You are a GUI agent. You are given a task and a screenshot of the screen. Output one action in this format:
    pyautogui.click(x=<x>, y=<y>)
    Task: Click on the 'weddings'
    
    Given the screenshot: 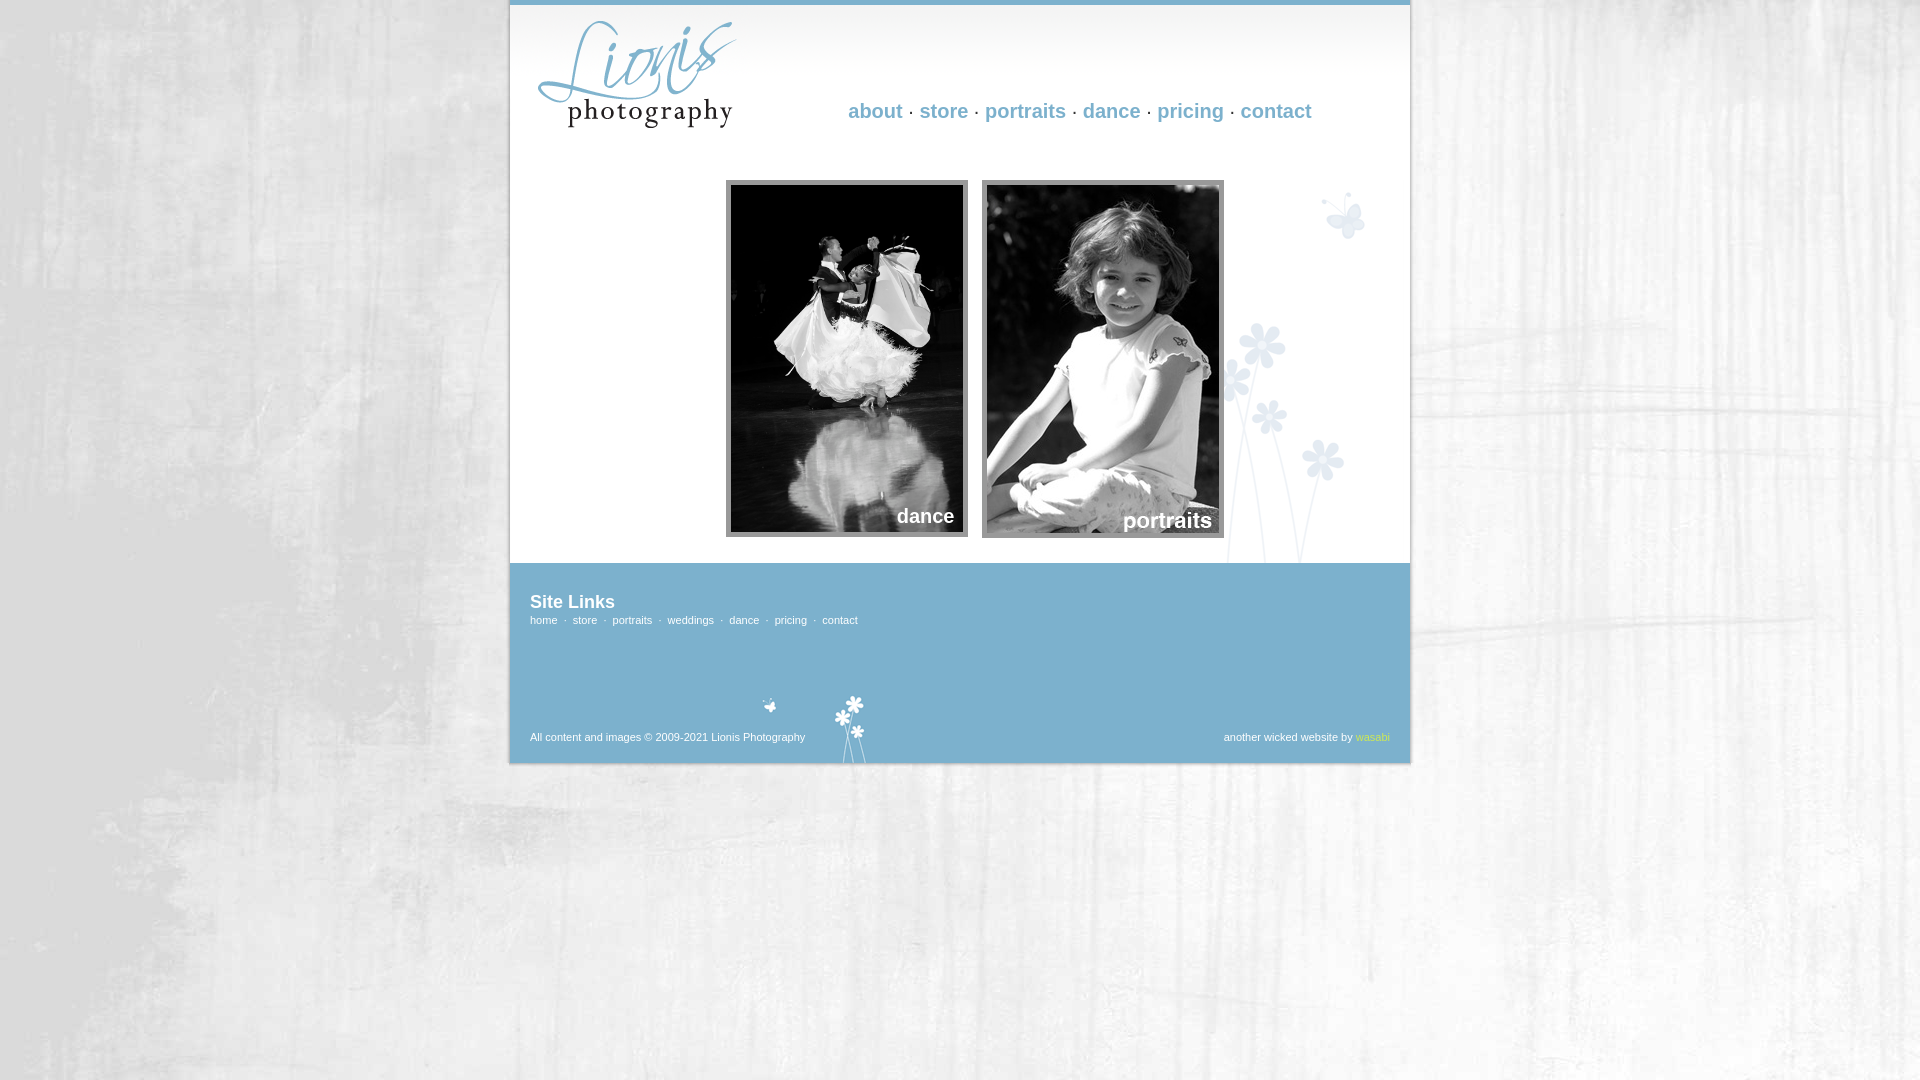 What is the action you would take?
    pyautogui.click(x=691, y=619)
    